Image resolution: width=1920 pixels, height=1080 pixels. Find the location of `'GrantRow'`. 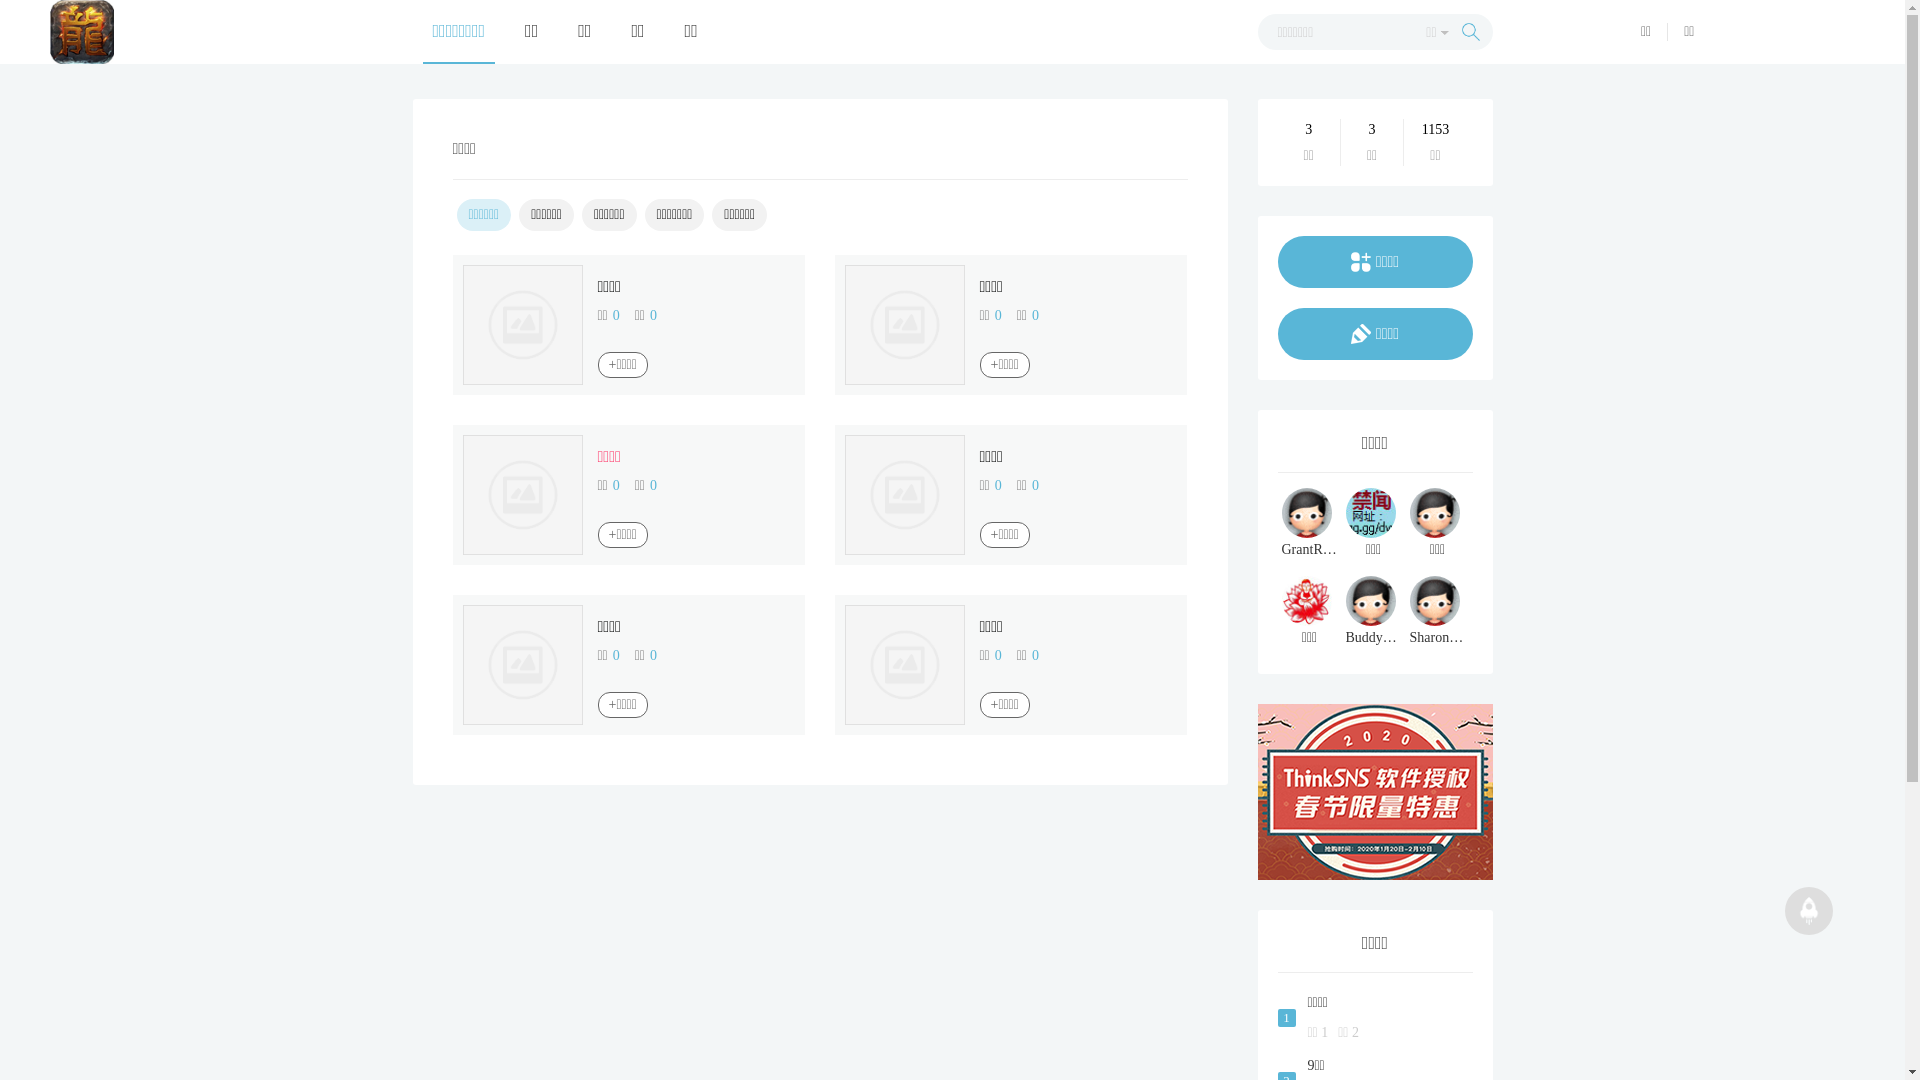

'GrantRow' is located at coordinates (1310, 523).